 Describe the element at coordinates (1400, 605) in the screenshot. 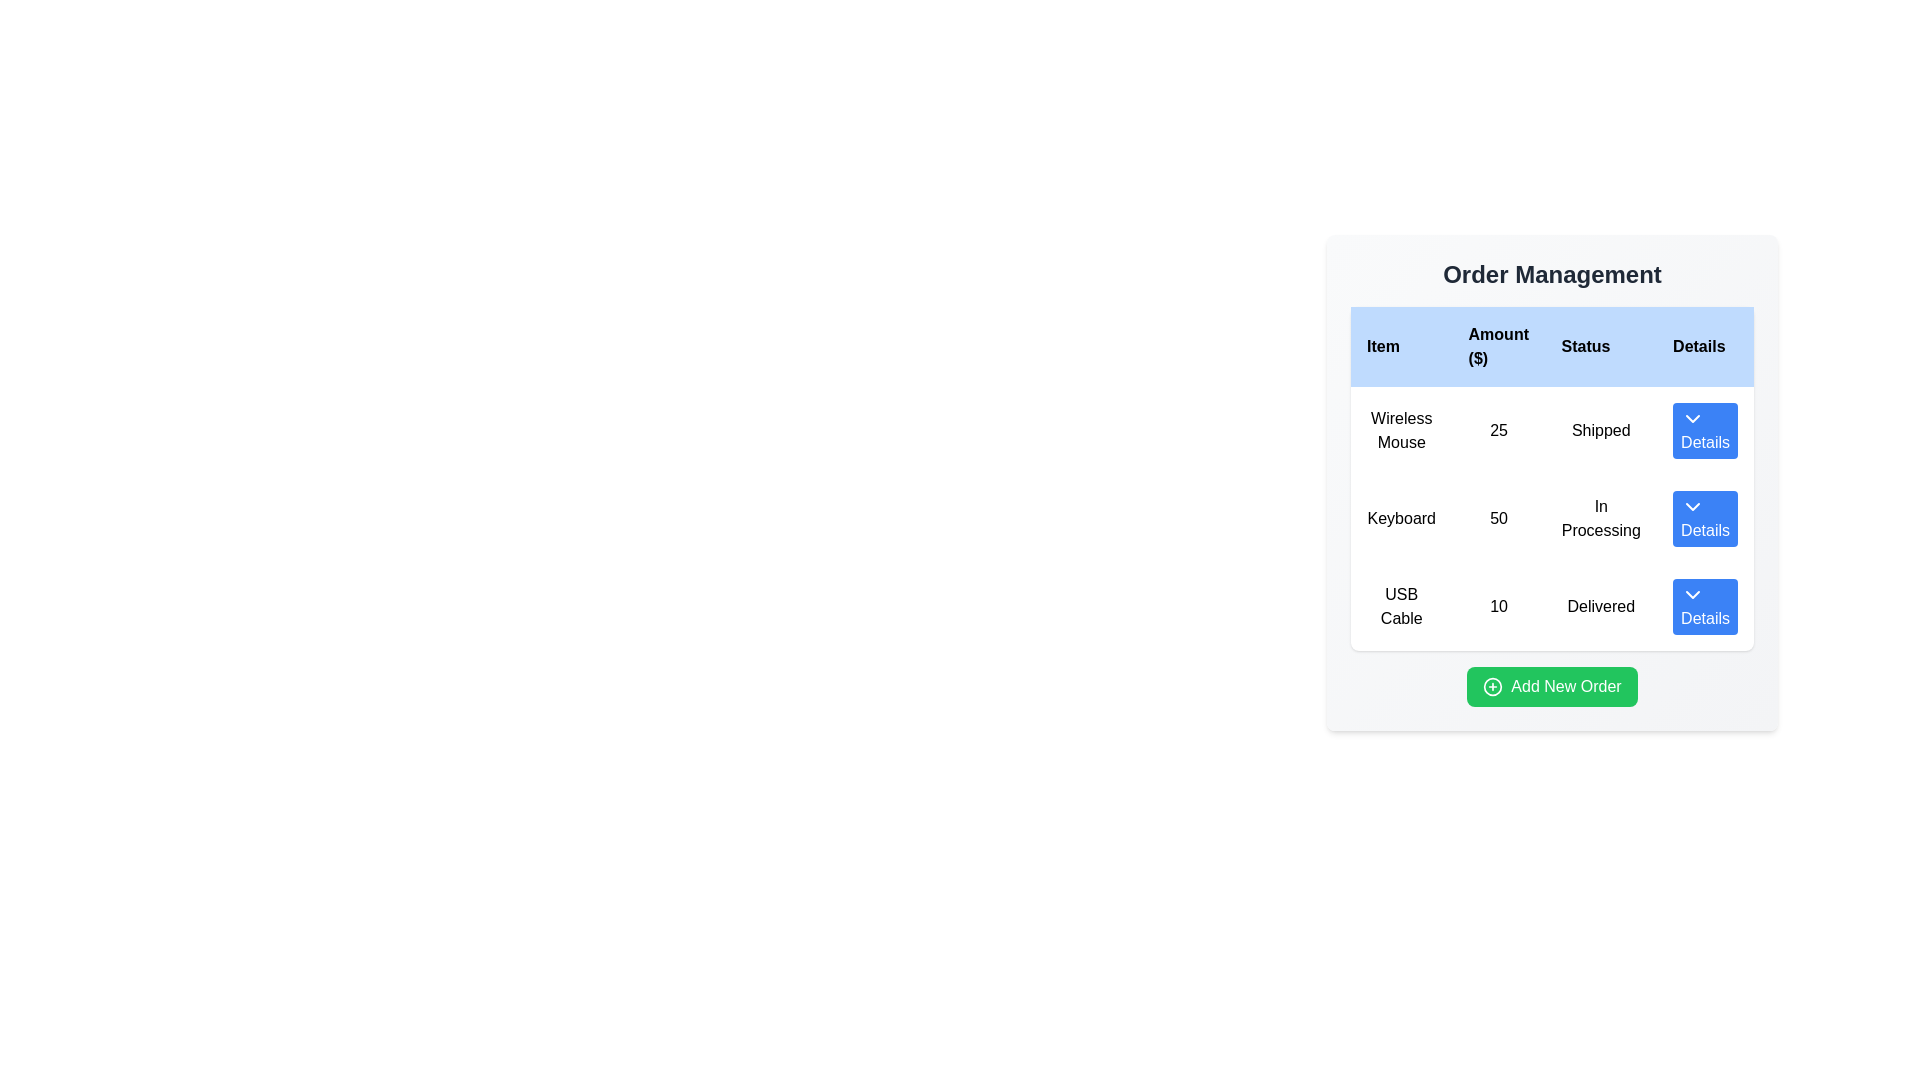

I see `the static text label that identifies a product in the order management interface, located at the bottom-left of the table` at that location.